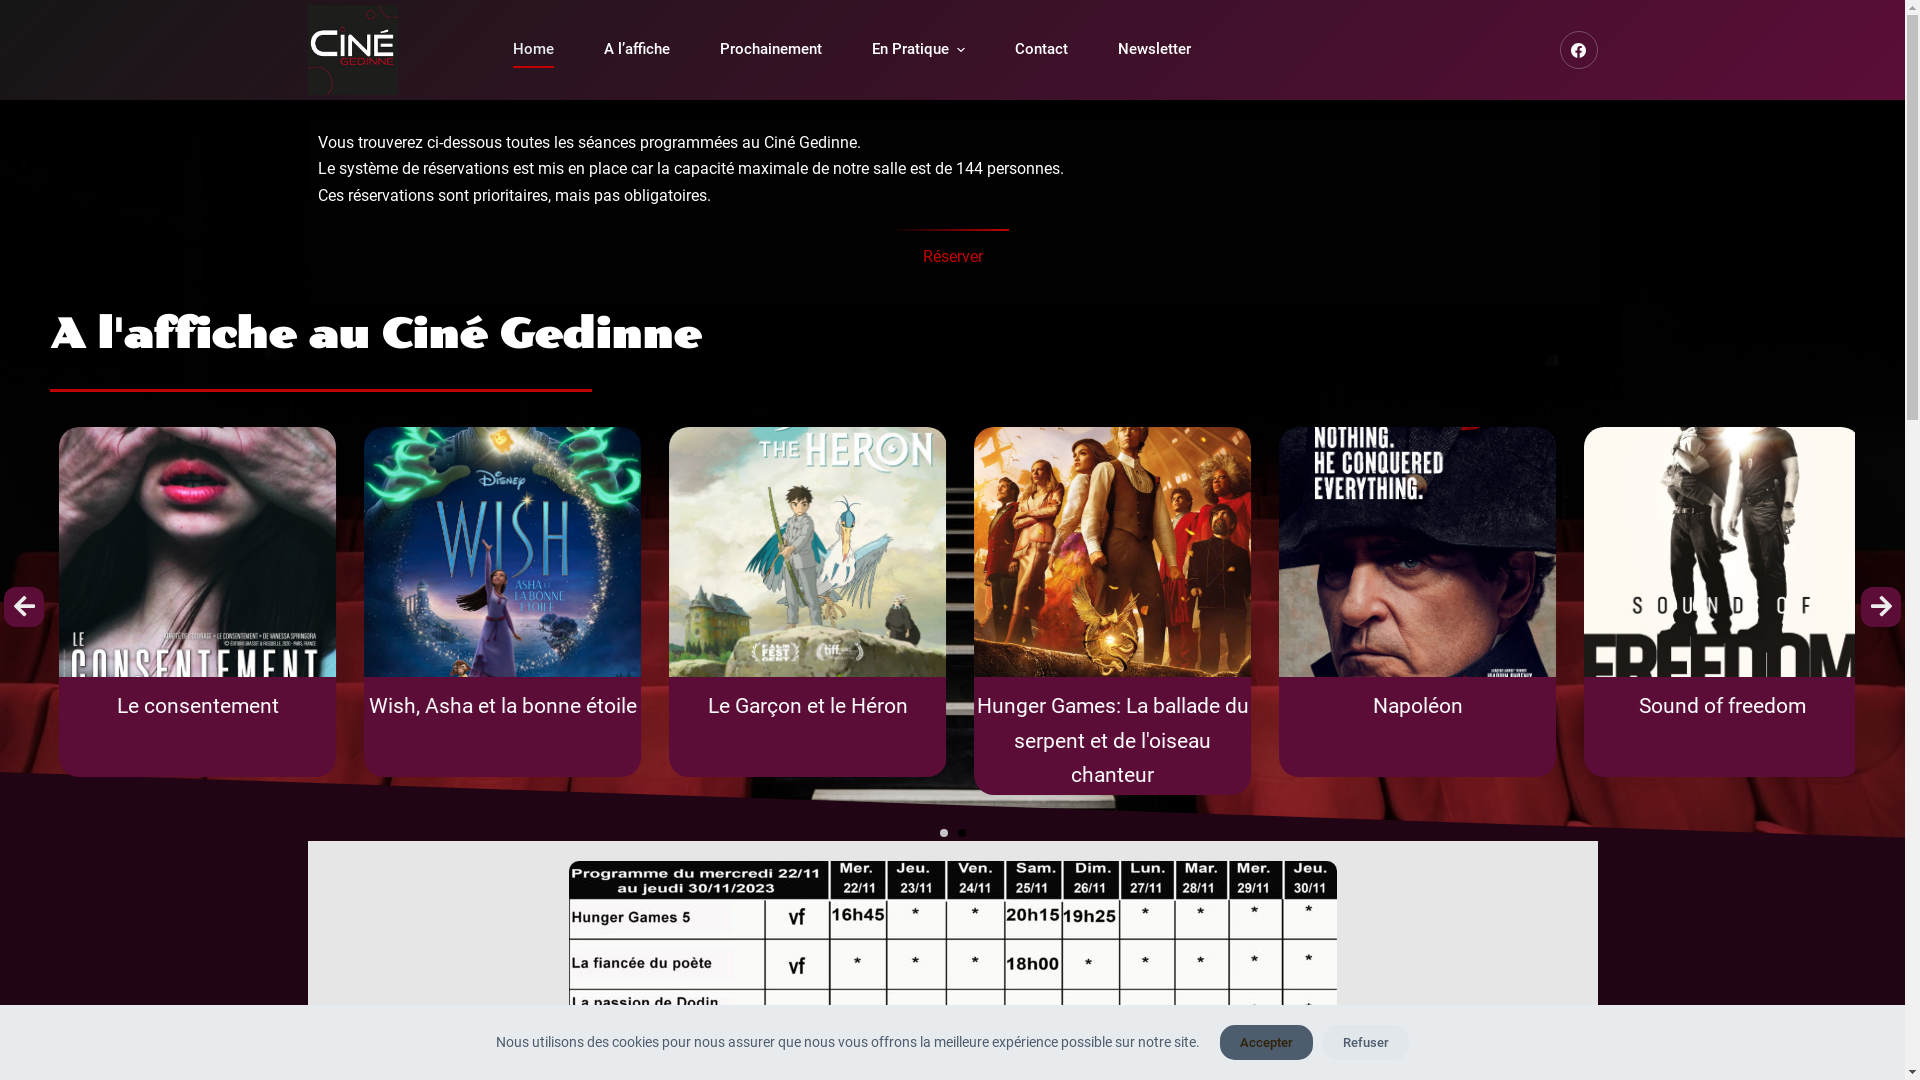  Describe the element at coordinates (24, 605) in the screenshot. I see `'previous item'` at that location.